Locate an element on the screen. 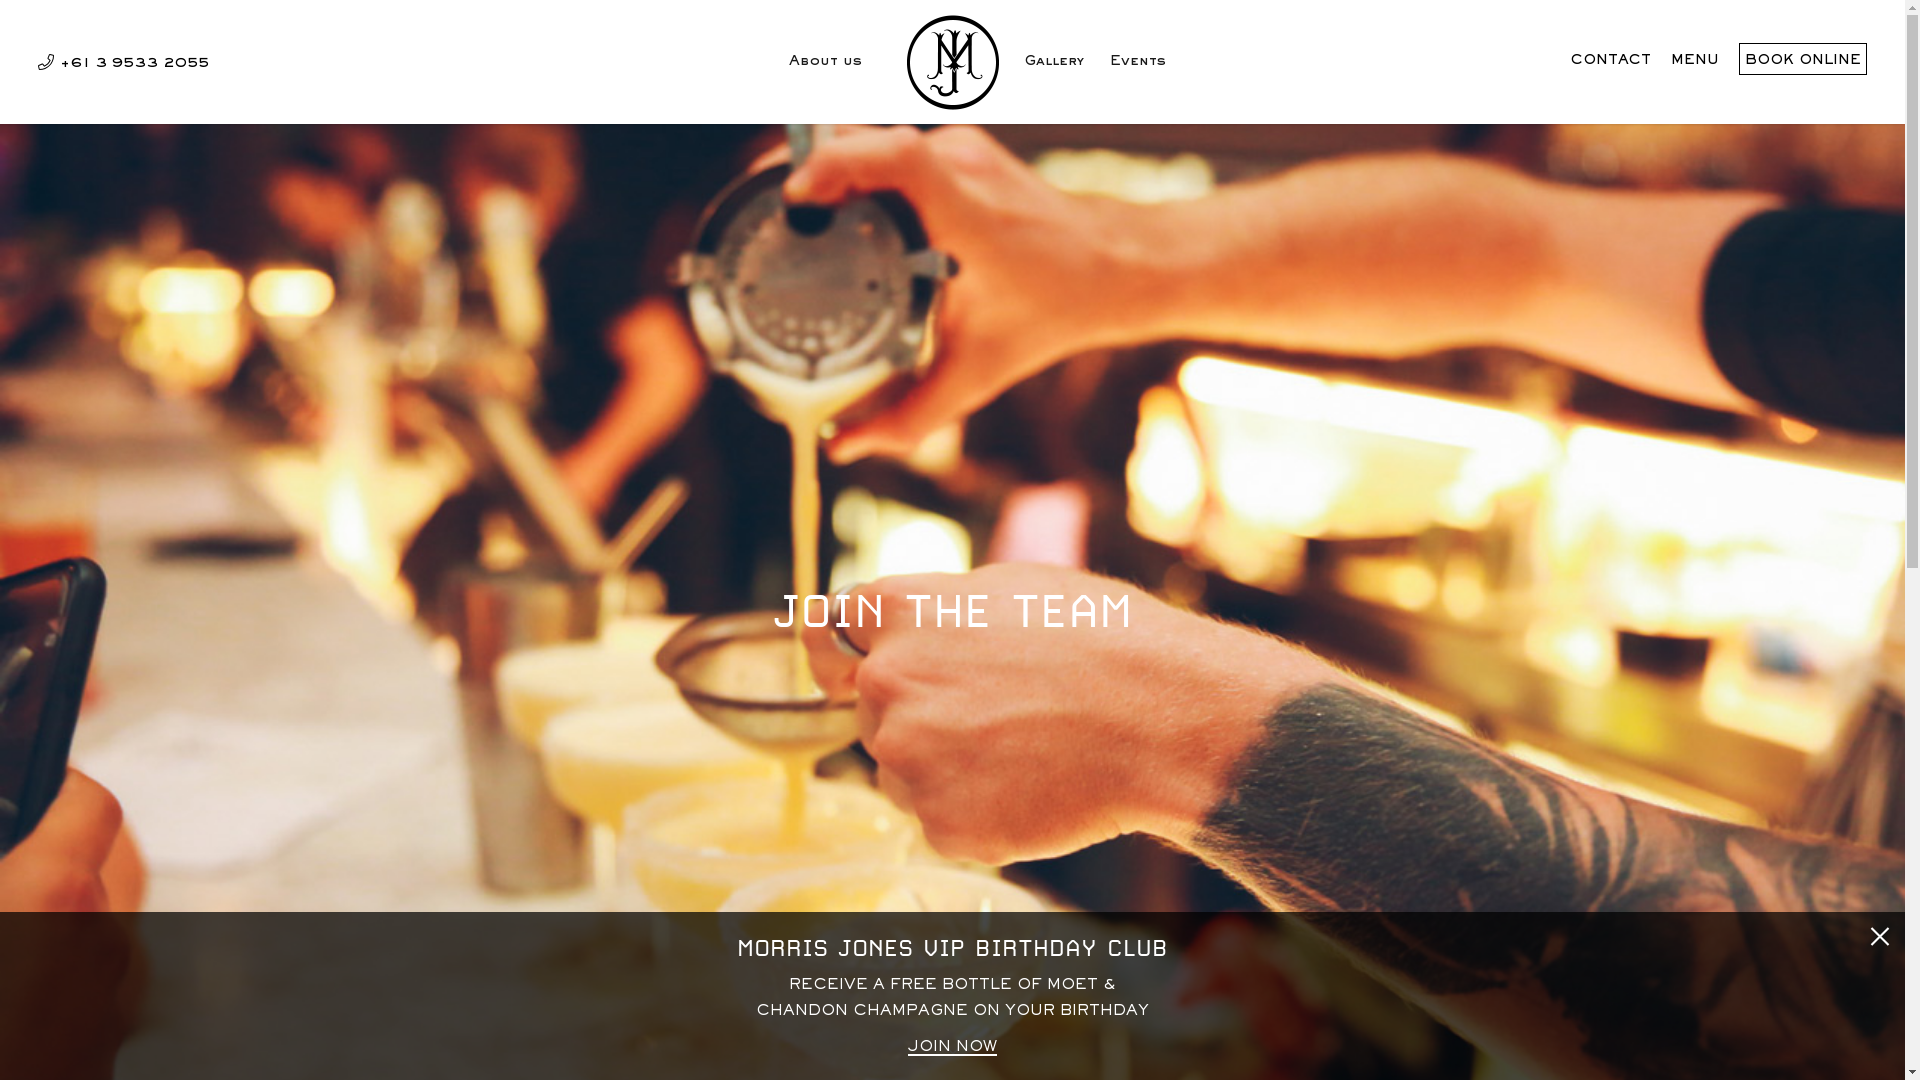  'Events' is located at coordinates (1137, 68).